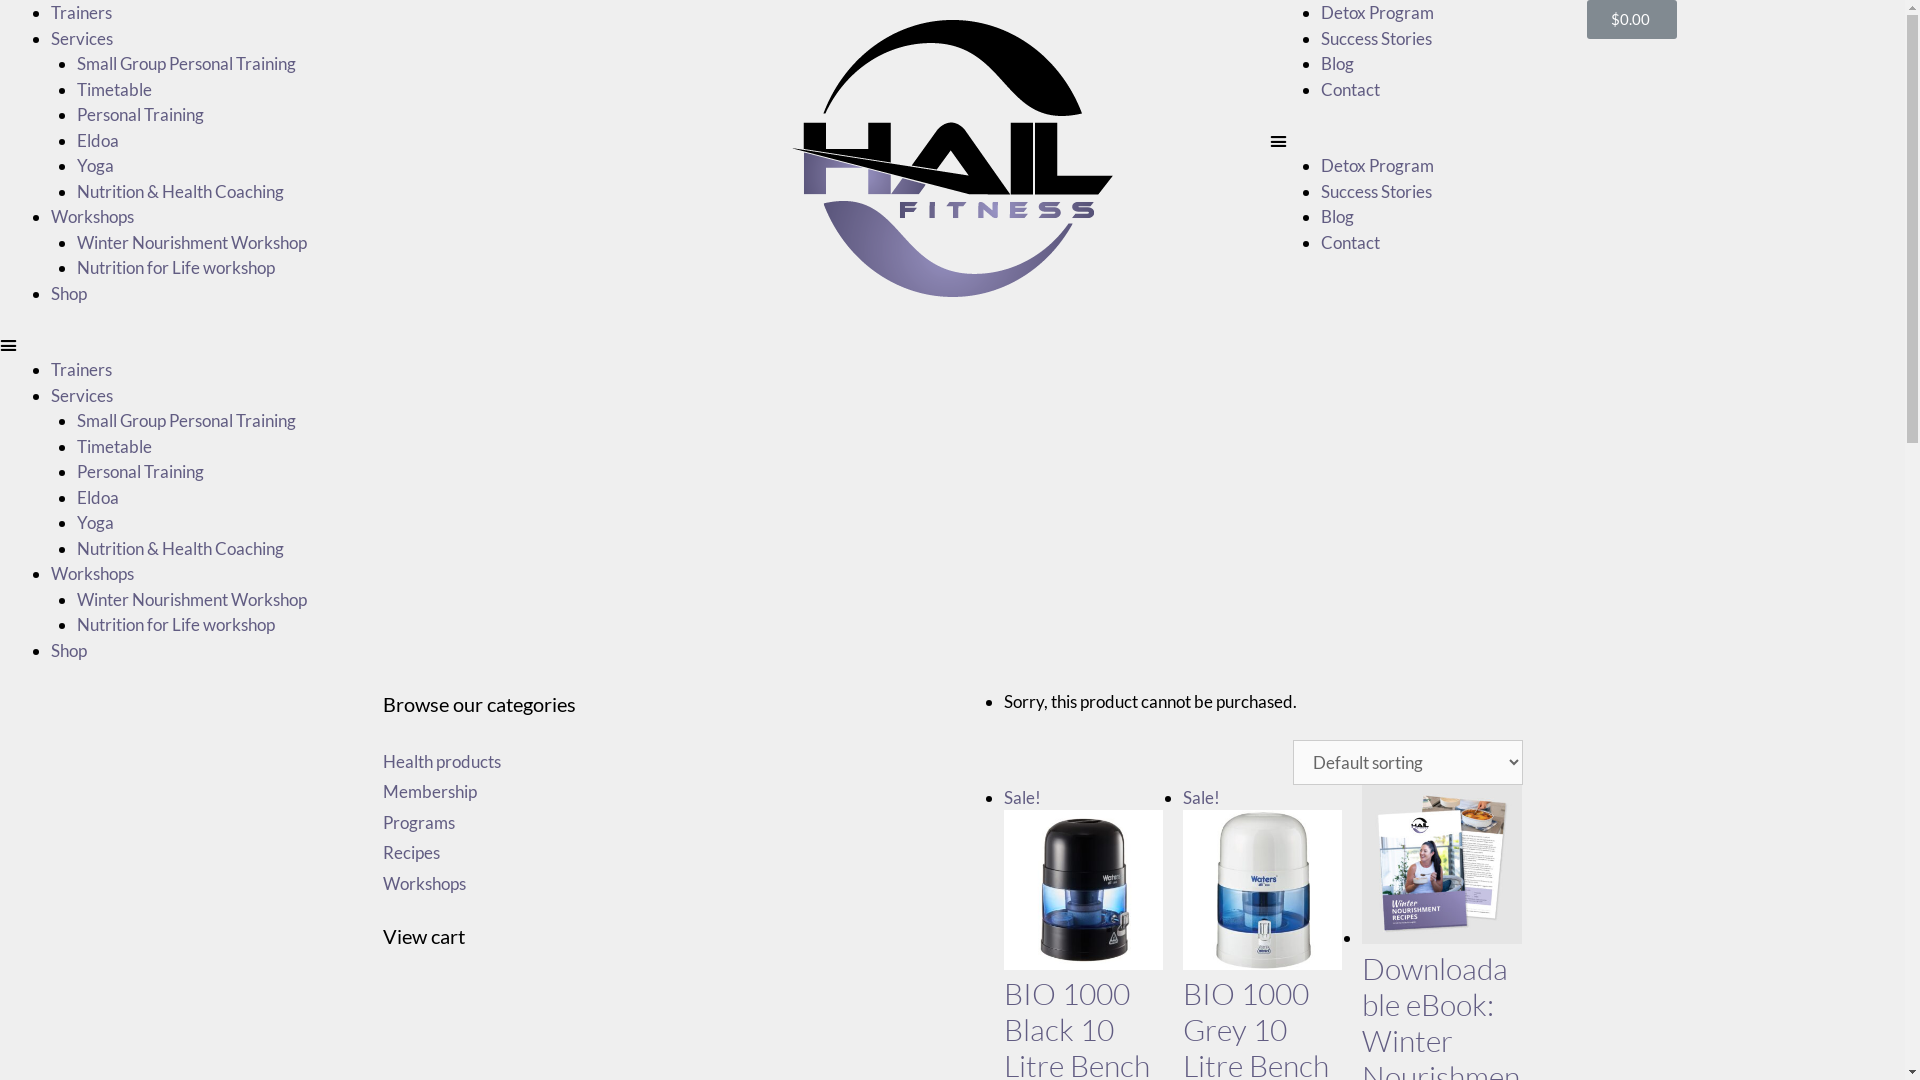 This screenshot has width=1920, height=1080. I want to click on 'Small Group Personal Training', so click(185, 419).